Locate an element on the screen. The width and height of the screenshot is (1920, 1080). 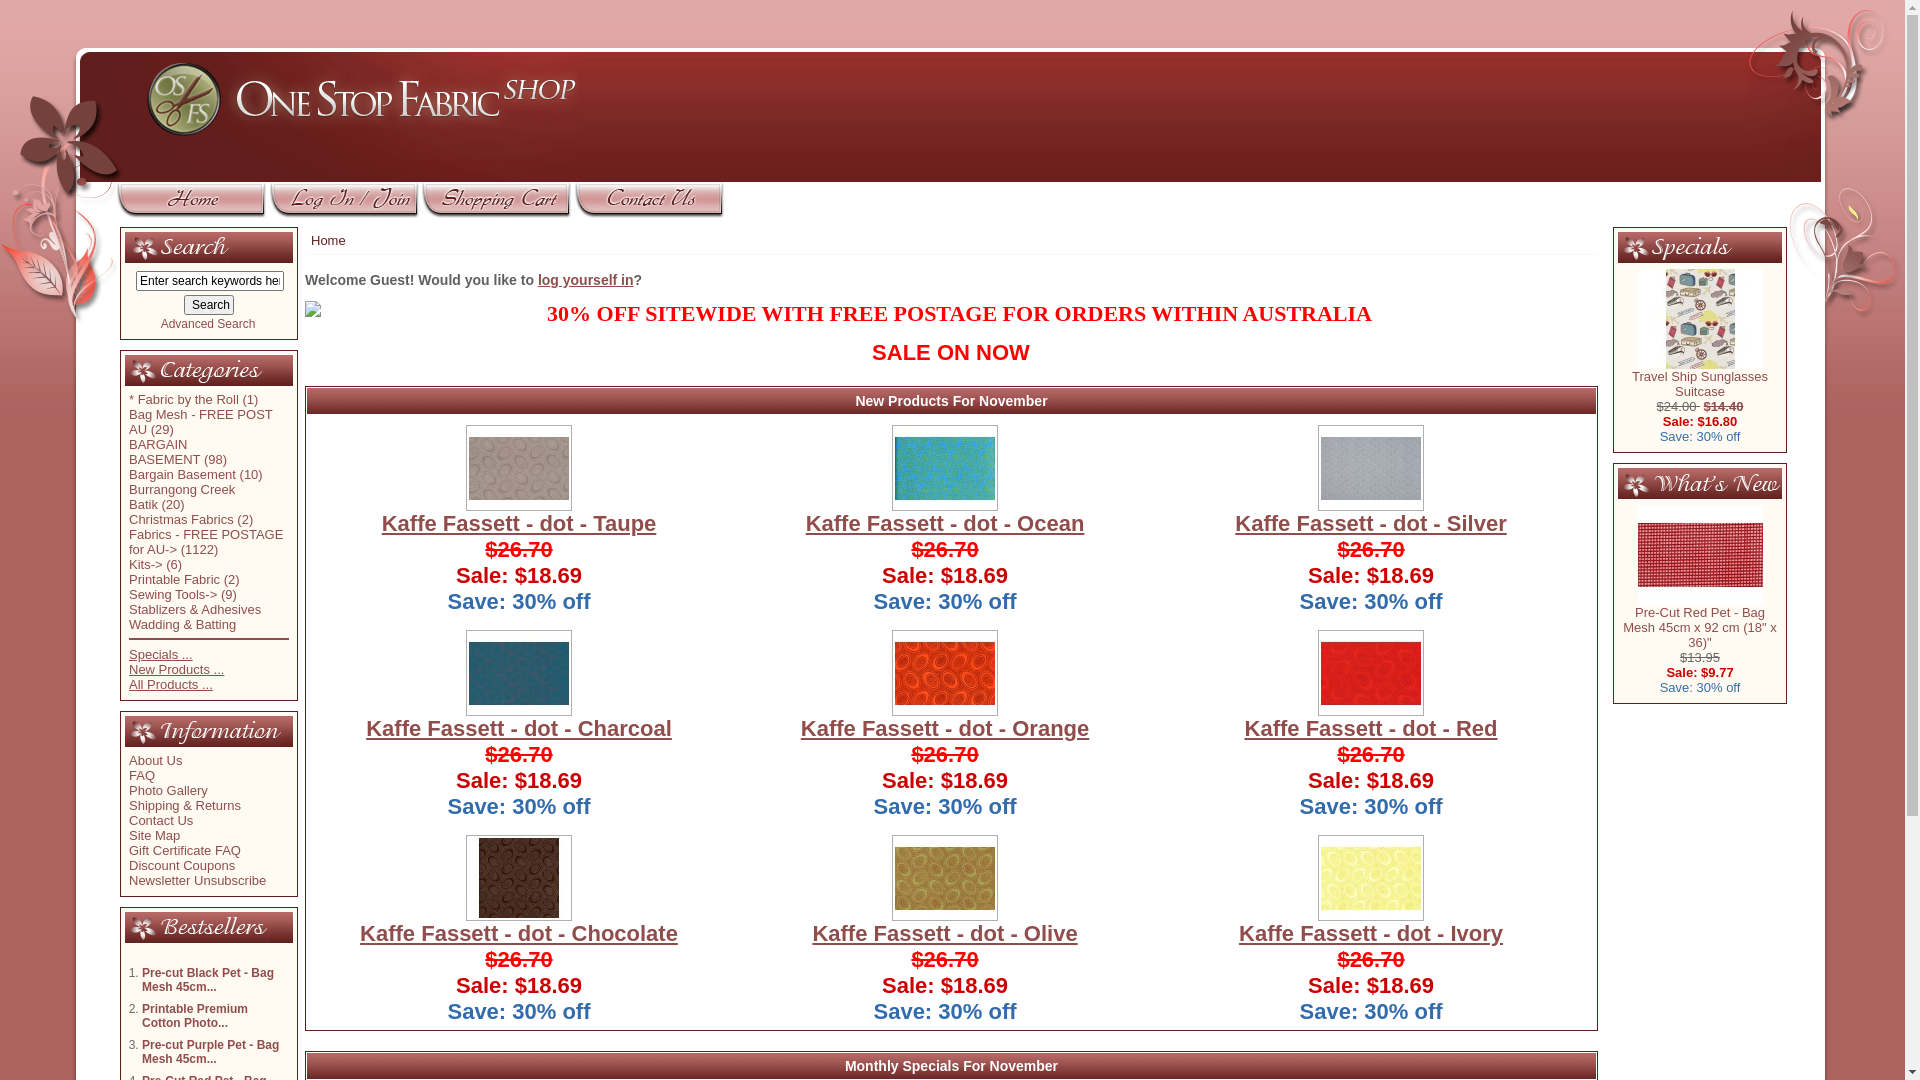
'About Us' is located at coordinates (154, 759).